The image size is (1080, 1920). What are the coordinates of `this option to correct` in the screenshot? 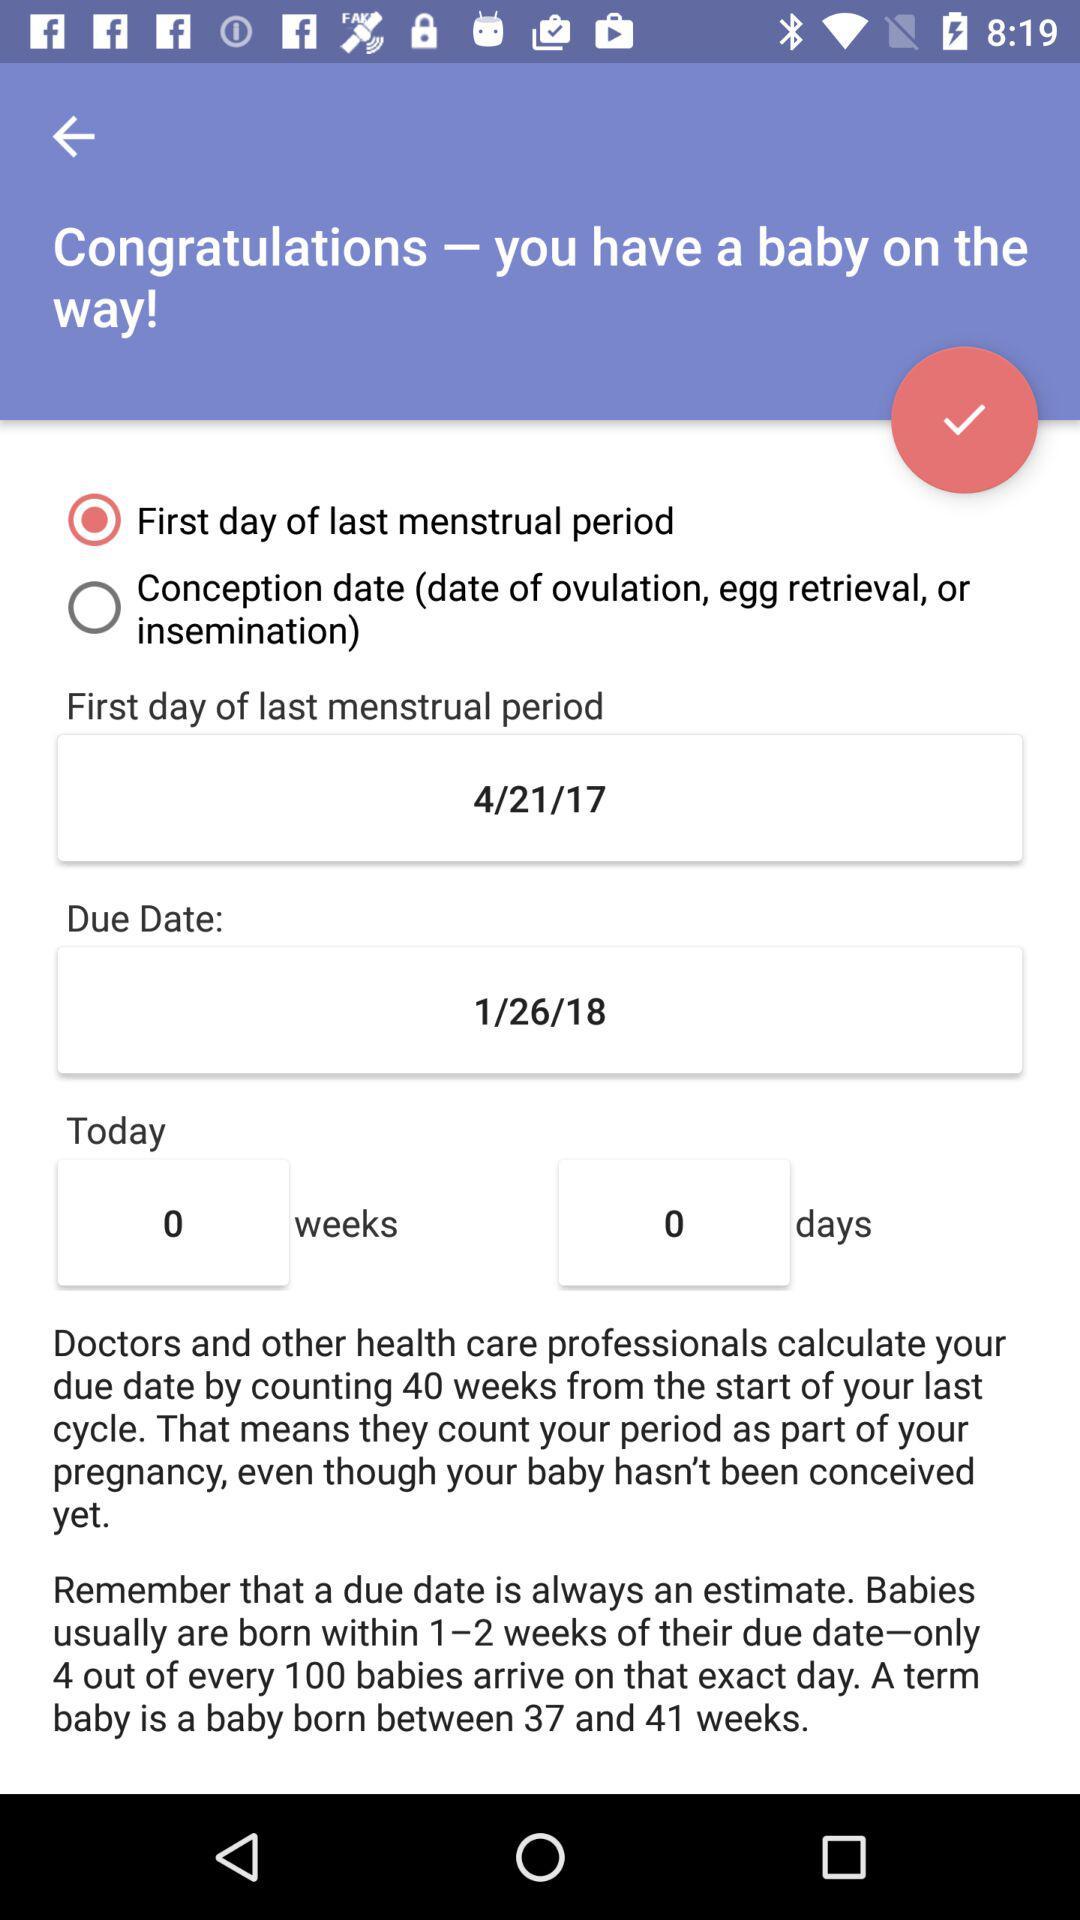 It's located at (963, 419).